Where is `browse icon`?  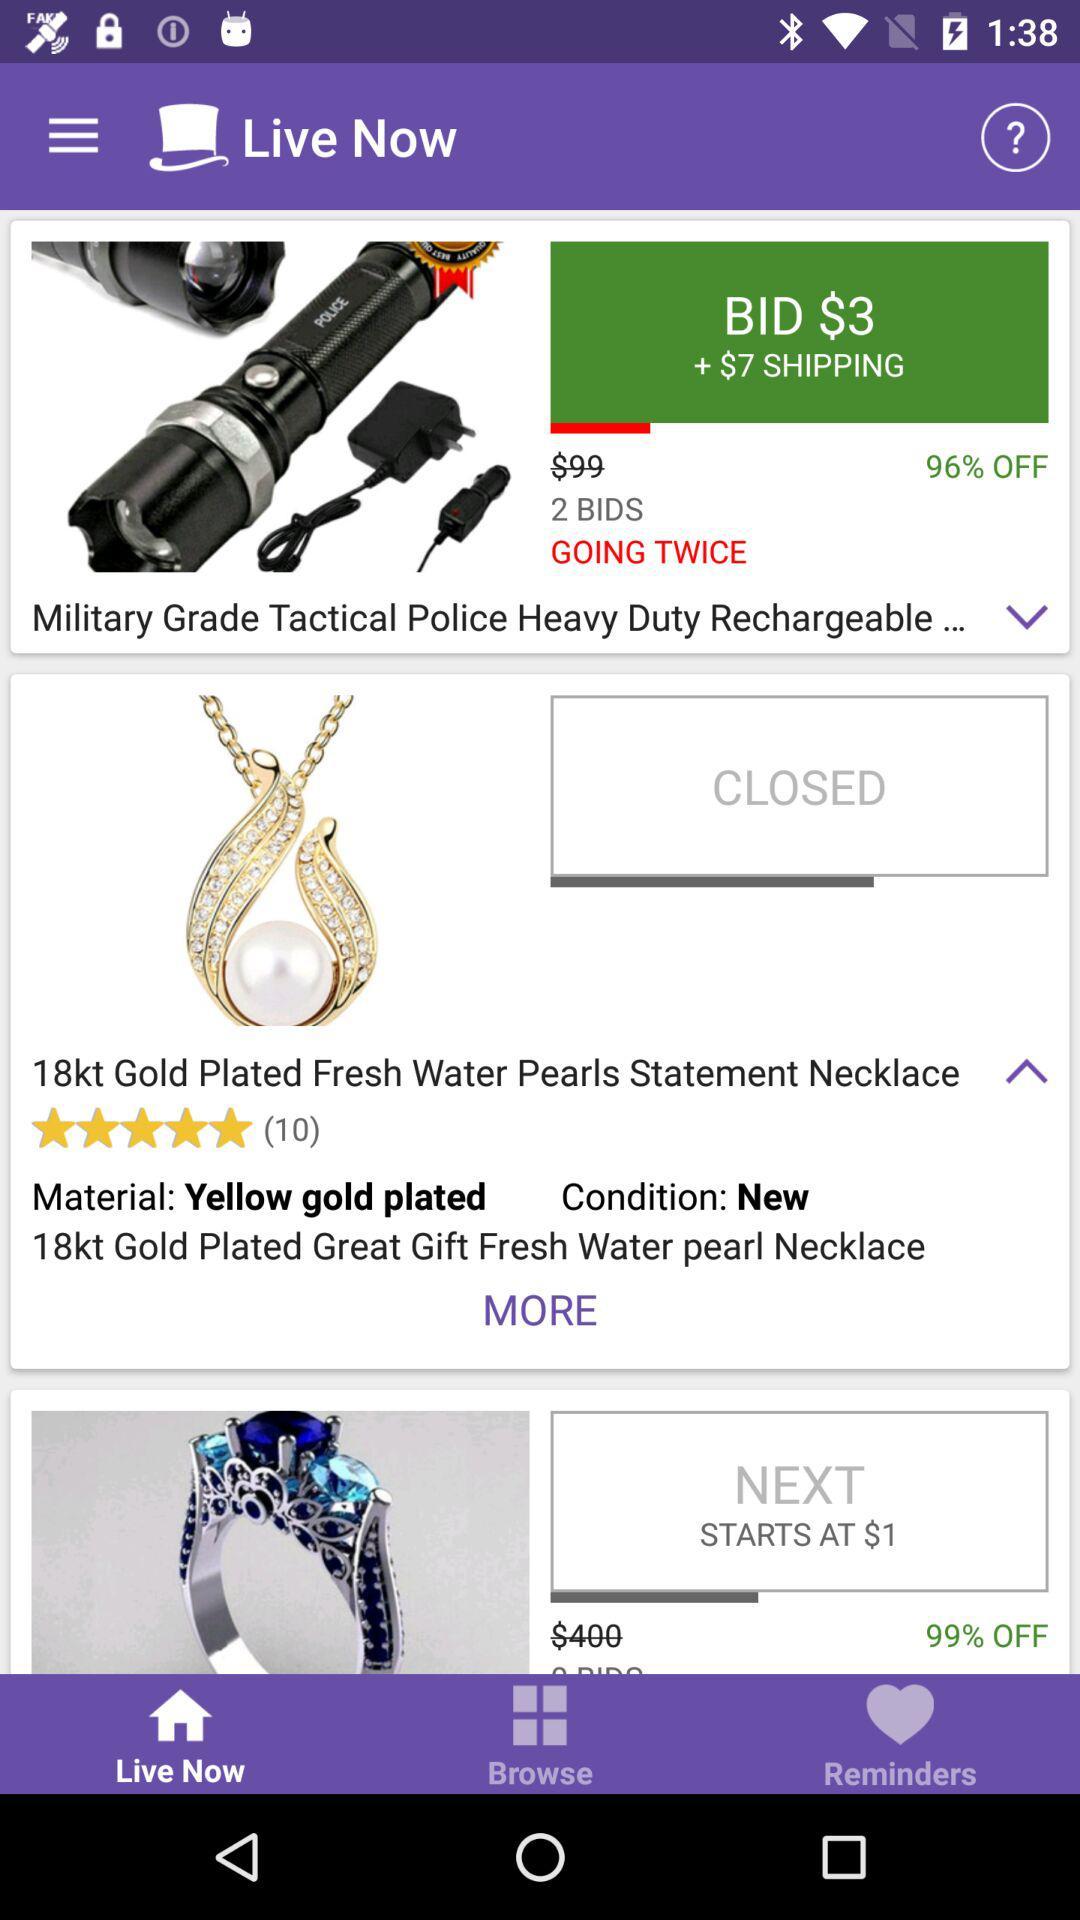
browse icon is located at coordinates (540, 1737).